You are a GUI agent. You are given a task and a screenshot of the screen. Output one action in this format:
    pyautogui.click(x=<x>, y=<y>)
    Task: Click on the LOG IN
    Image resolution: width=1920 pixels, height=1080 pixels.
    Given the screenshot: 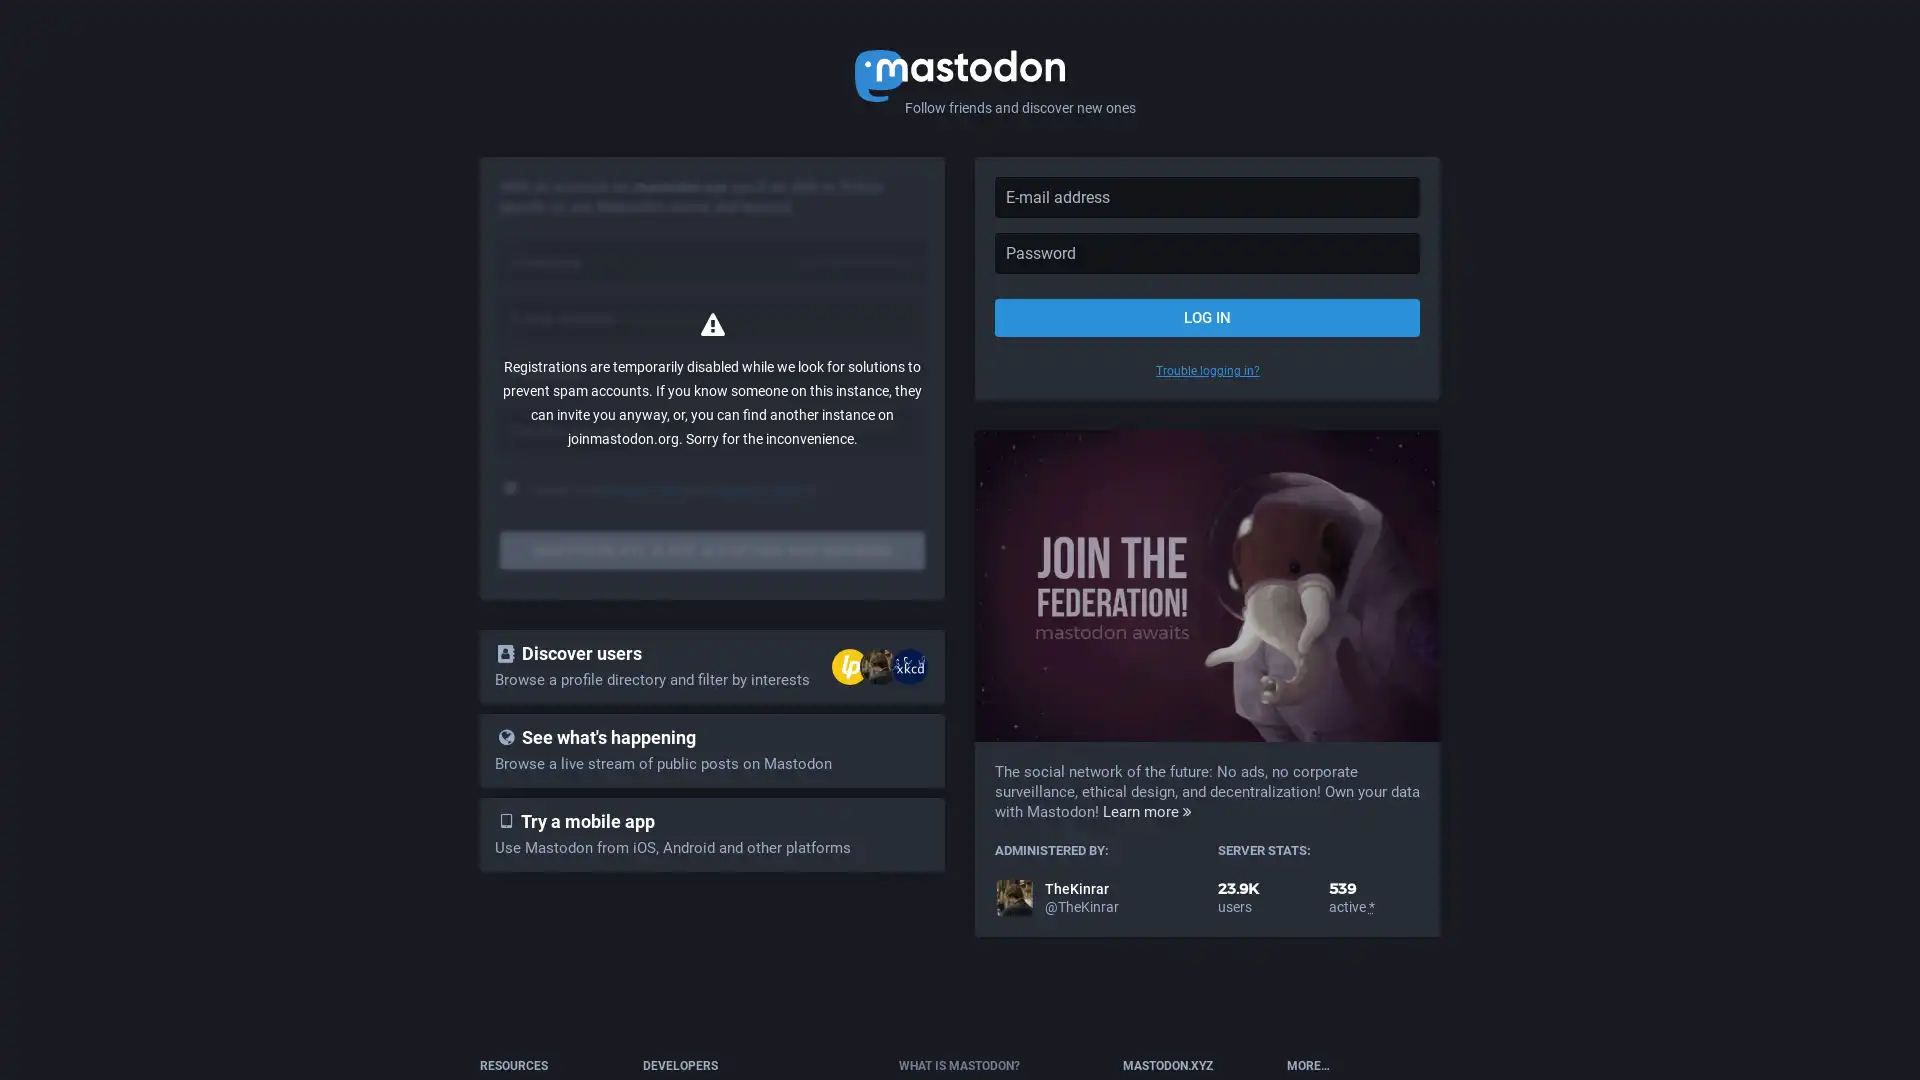 What is the action you would take?
    pyautogui.click(x=1206, y=316)
    